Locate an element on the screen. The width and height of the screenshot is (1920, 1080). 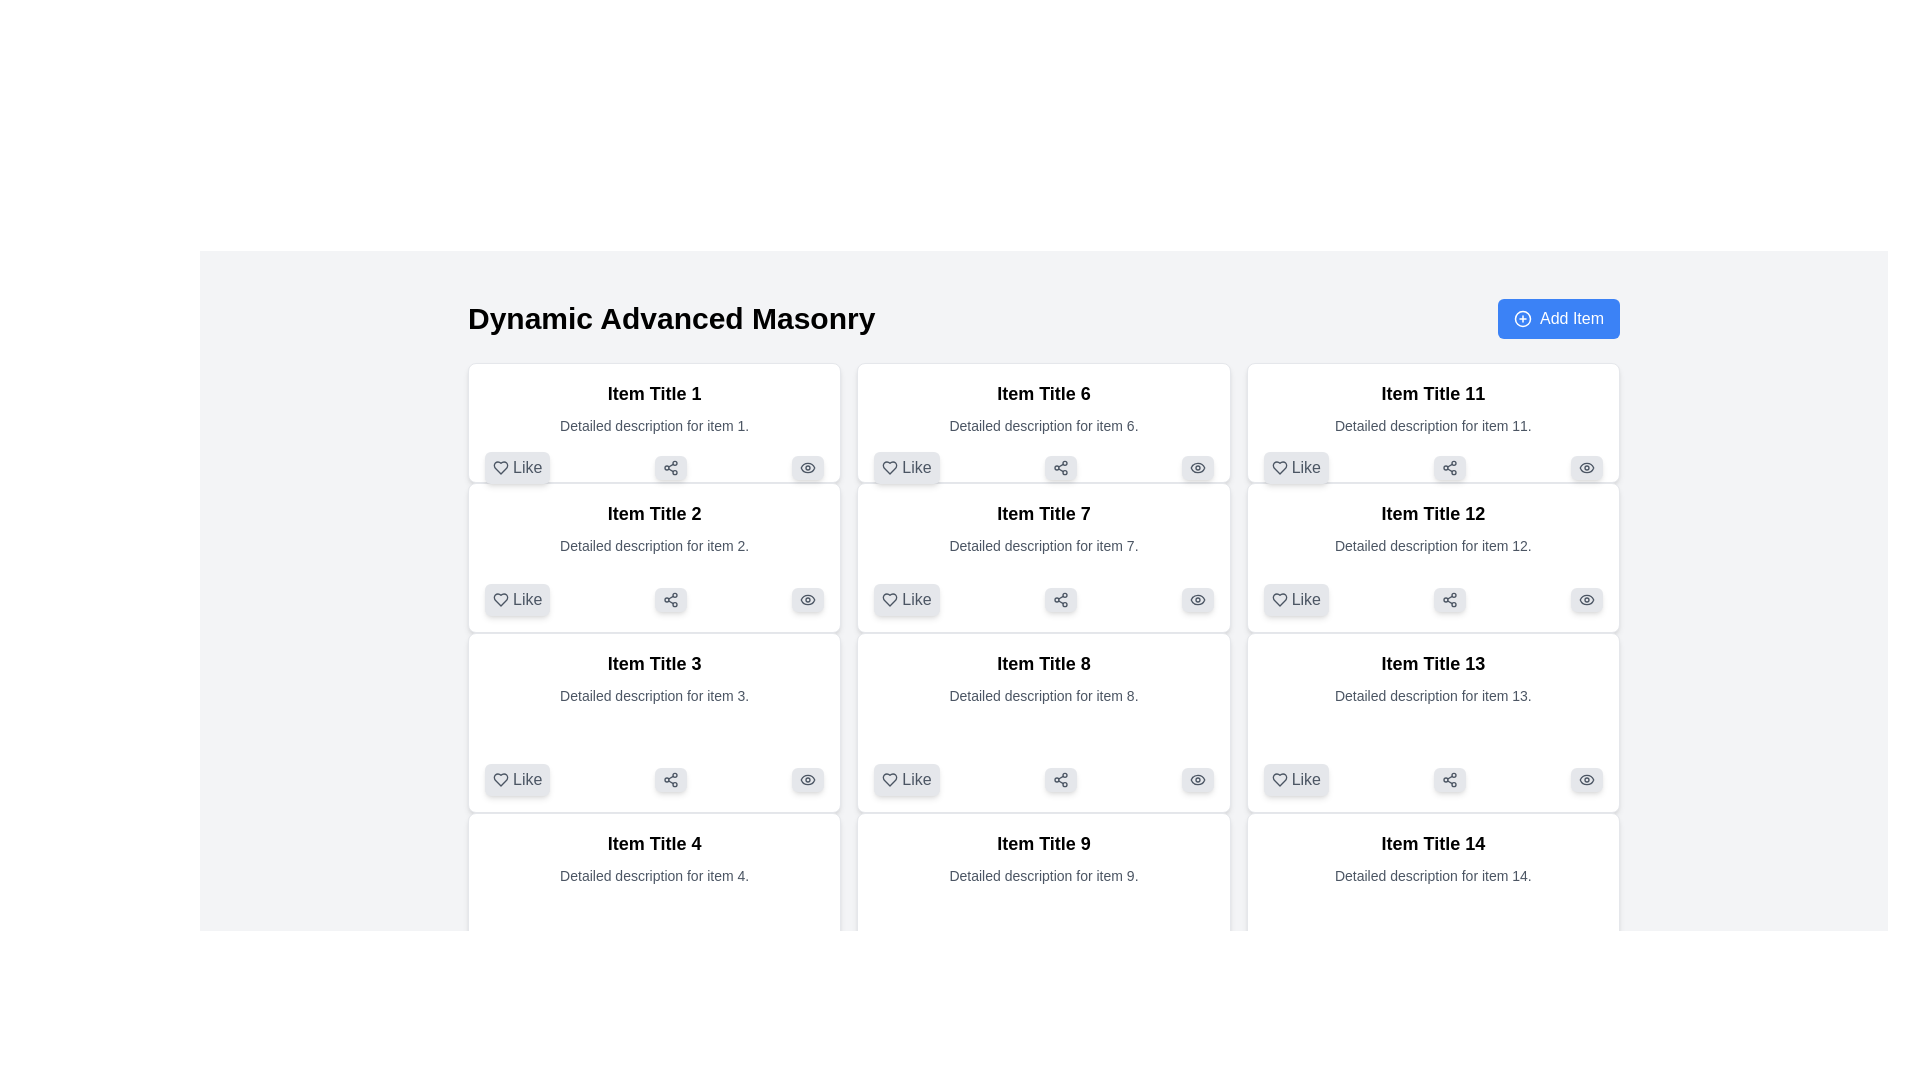
text component displaying 'Detailed description for item 2.' located beneath the heading 'Item Title 2' in the second item card of the masonry layout is located at coordinates (654, 546).